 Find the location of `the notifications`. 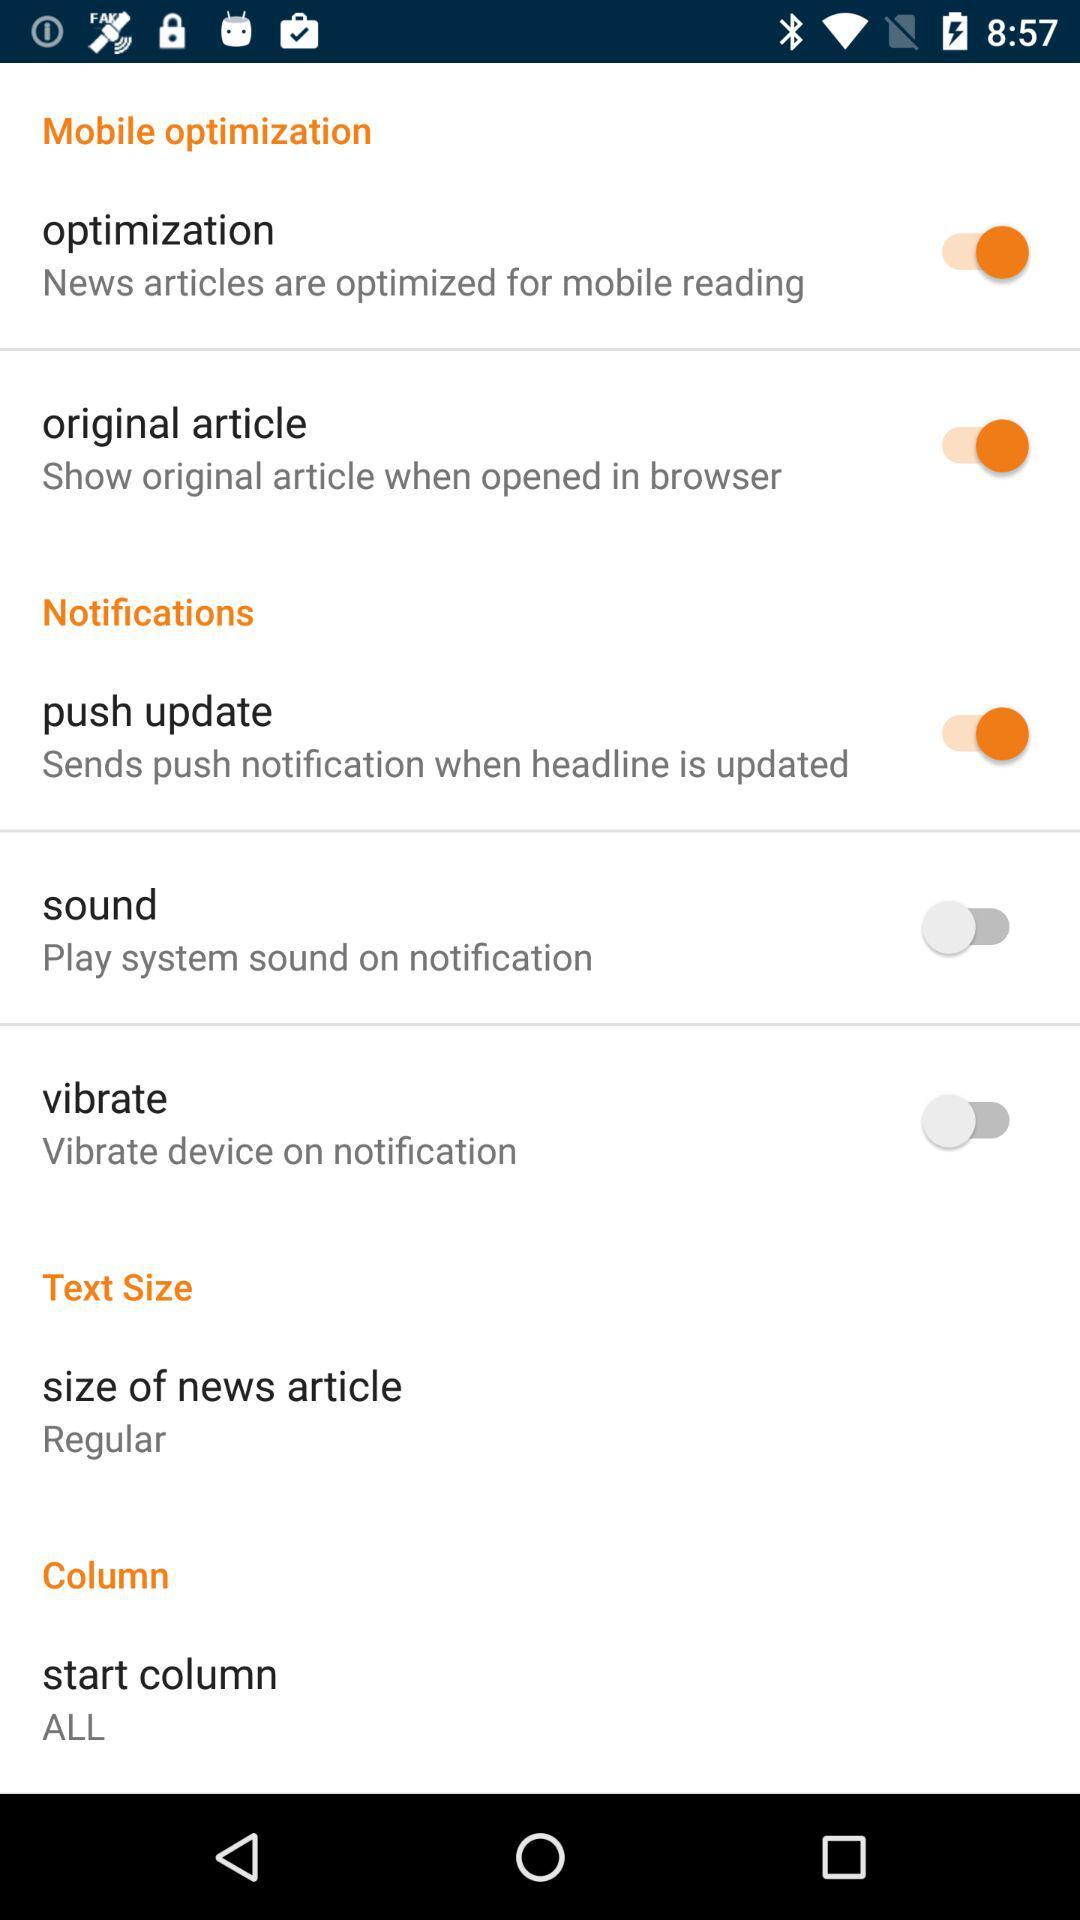

the notifications is located at coordinates (540, 589).